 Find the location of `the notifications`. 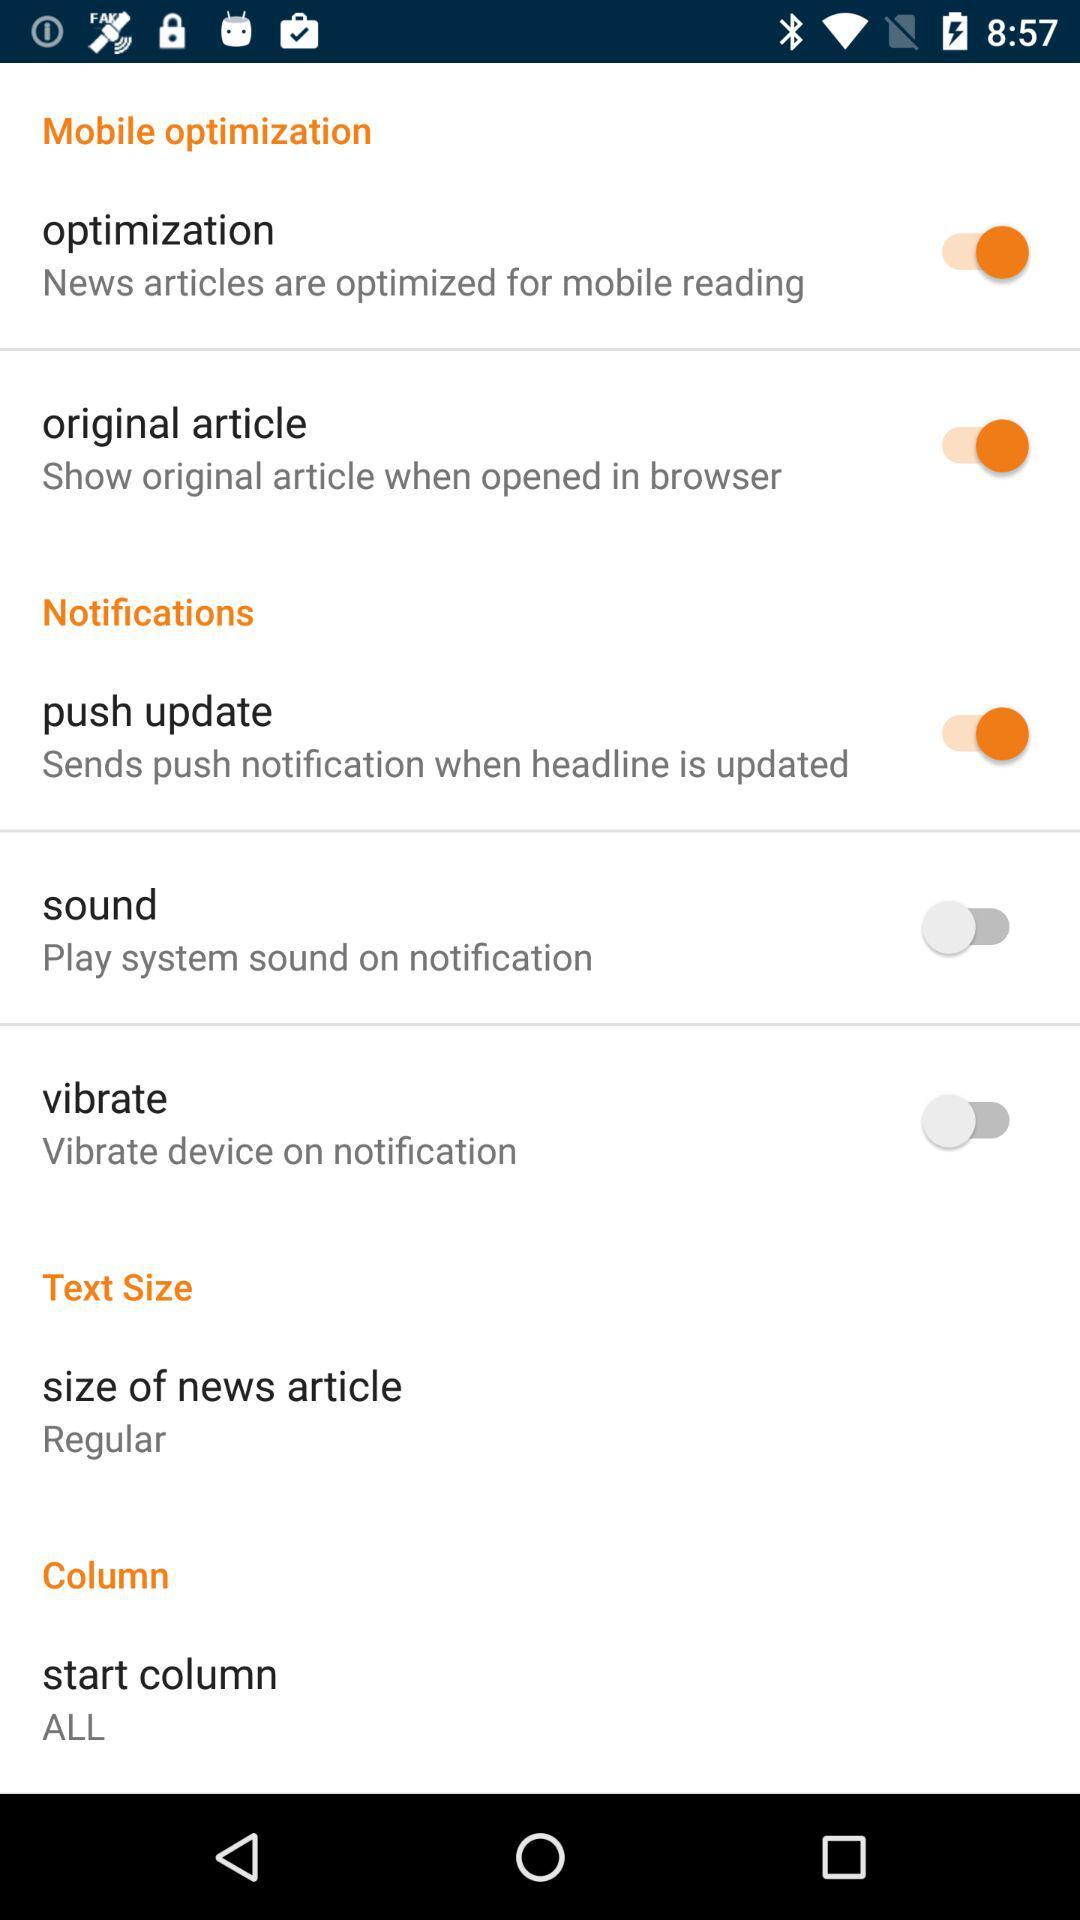

the notifications is located at coordinates (540, 589).